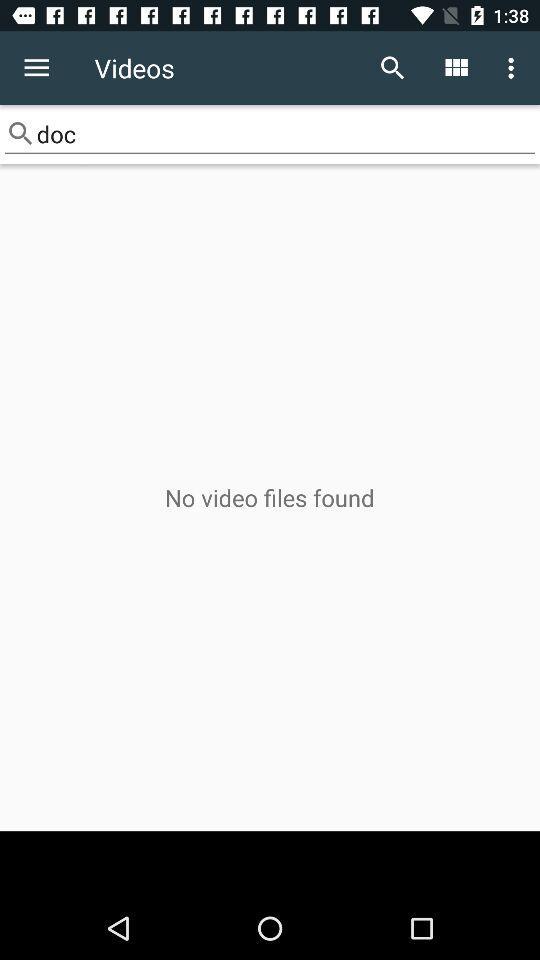 This screenshot has width=540, height=960. Describe the element at coordinates (393, 68) in the screenshot. I see `the icon next to videos` at that location.